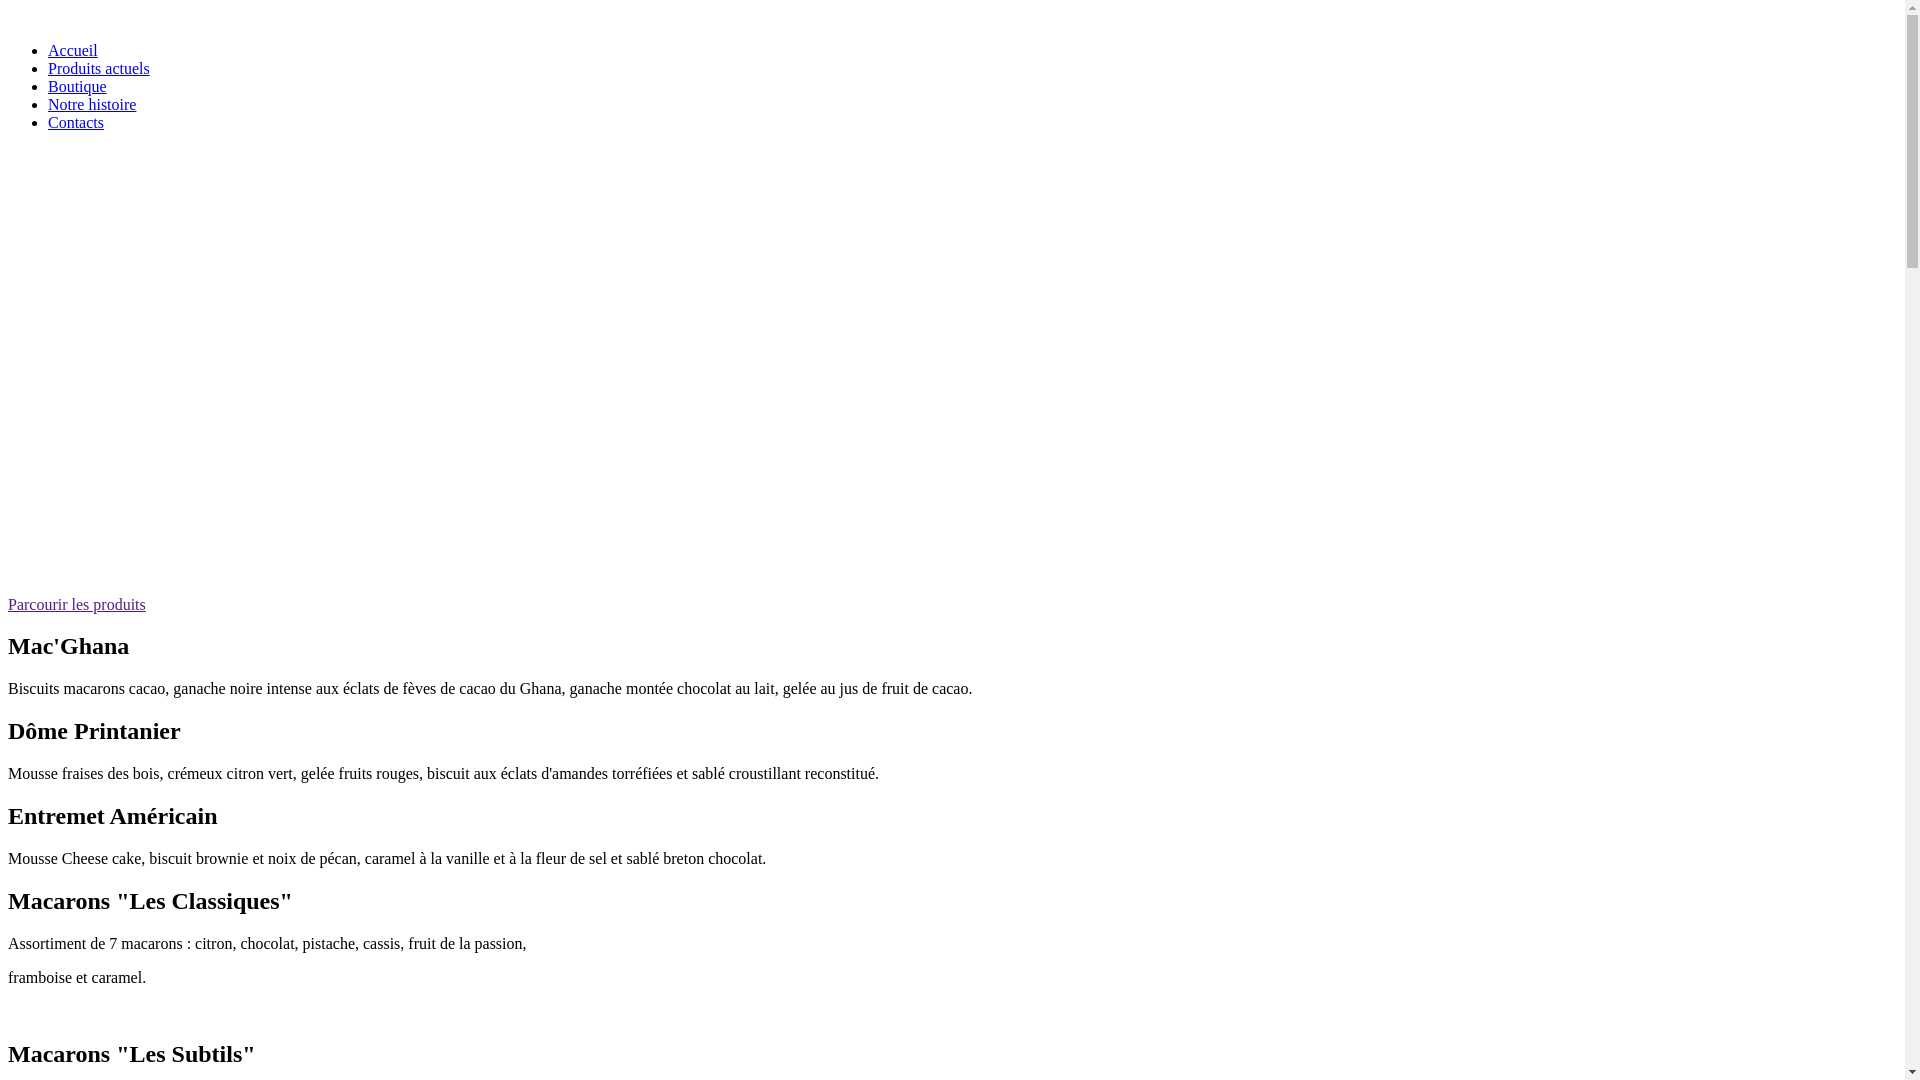  What do you see at coordinates (72, 49) in the screenshot?
I see `'Accueil'` at bounding box center [72, 49].